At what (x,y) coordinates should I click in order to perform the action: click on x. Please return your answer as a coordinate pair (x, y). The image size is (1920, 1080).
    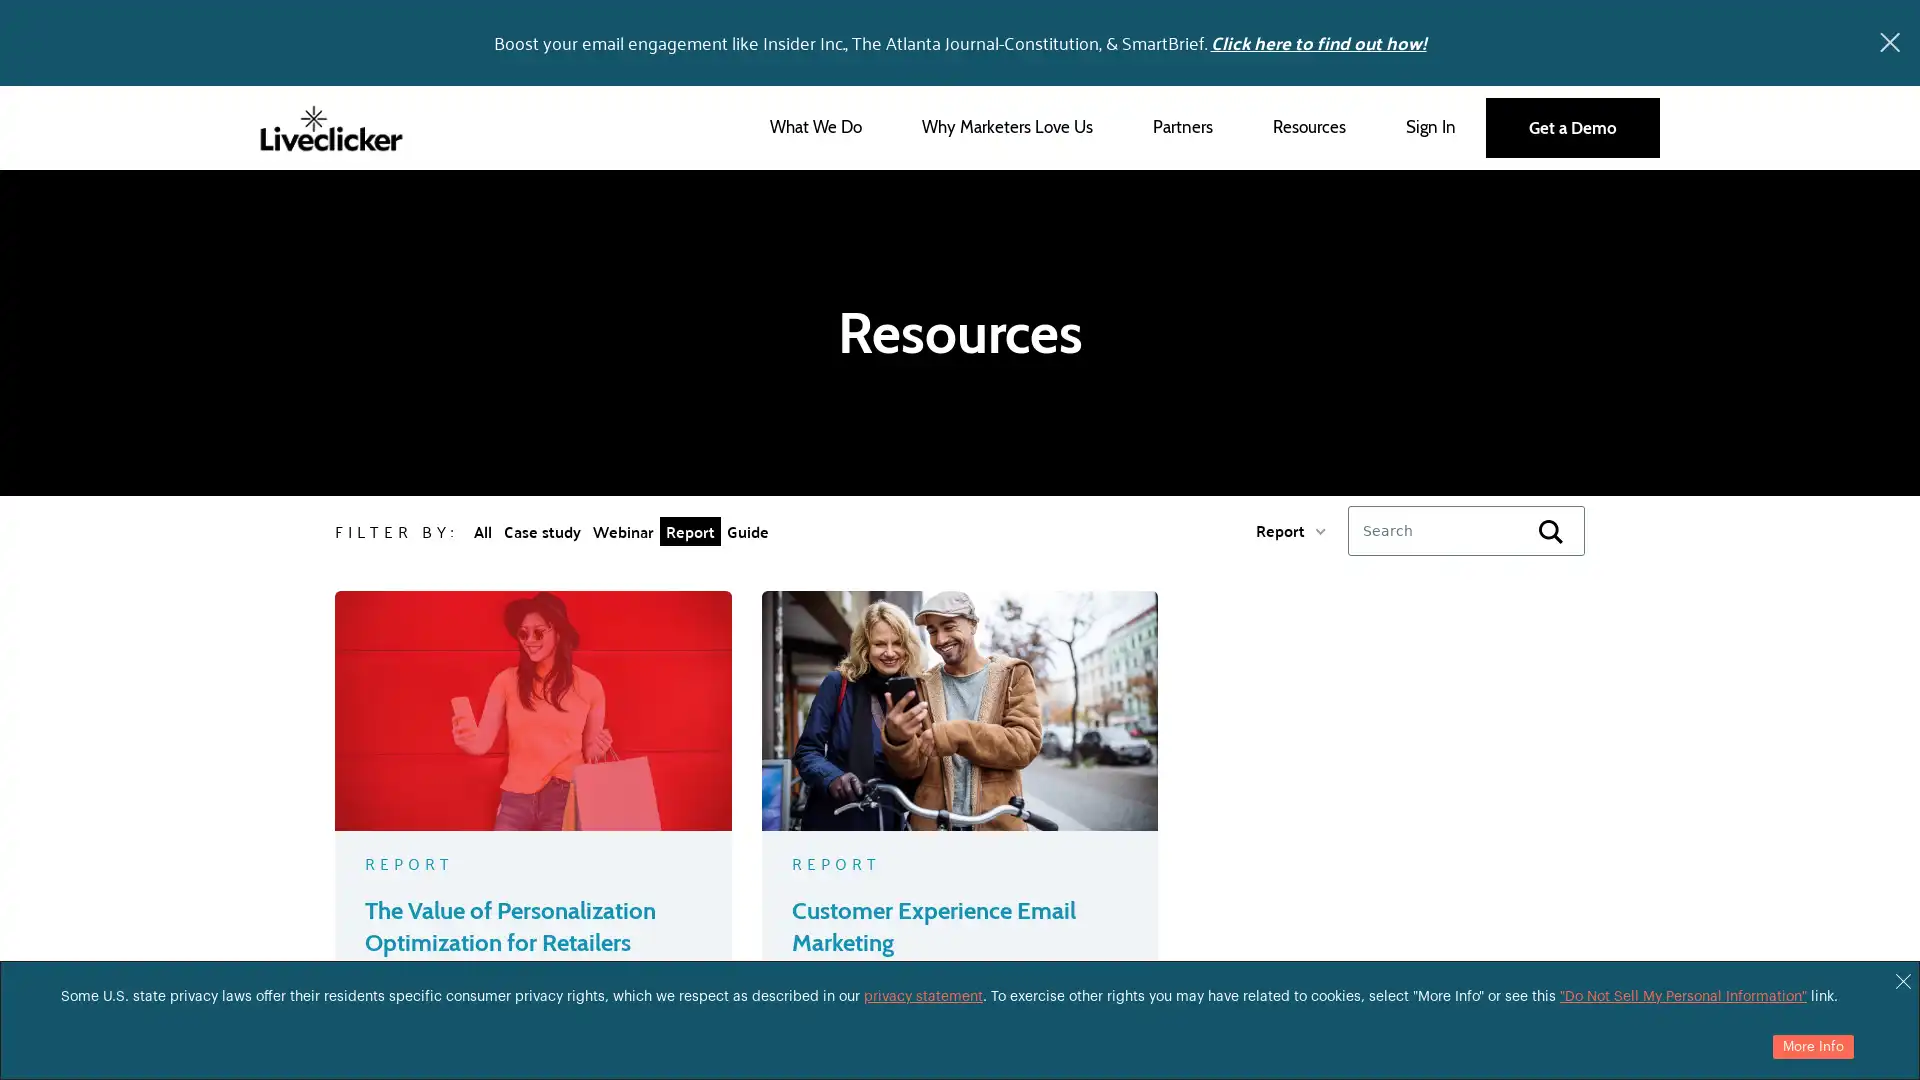
    Looking at the image, I should click on (1889, 42).